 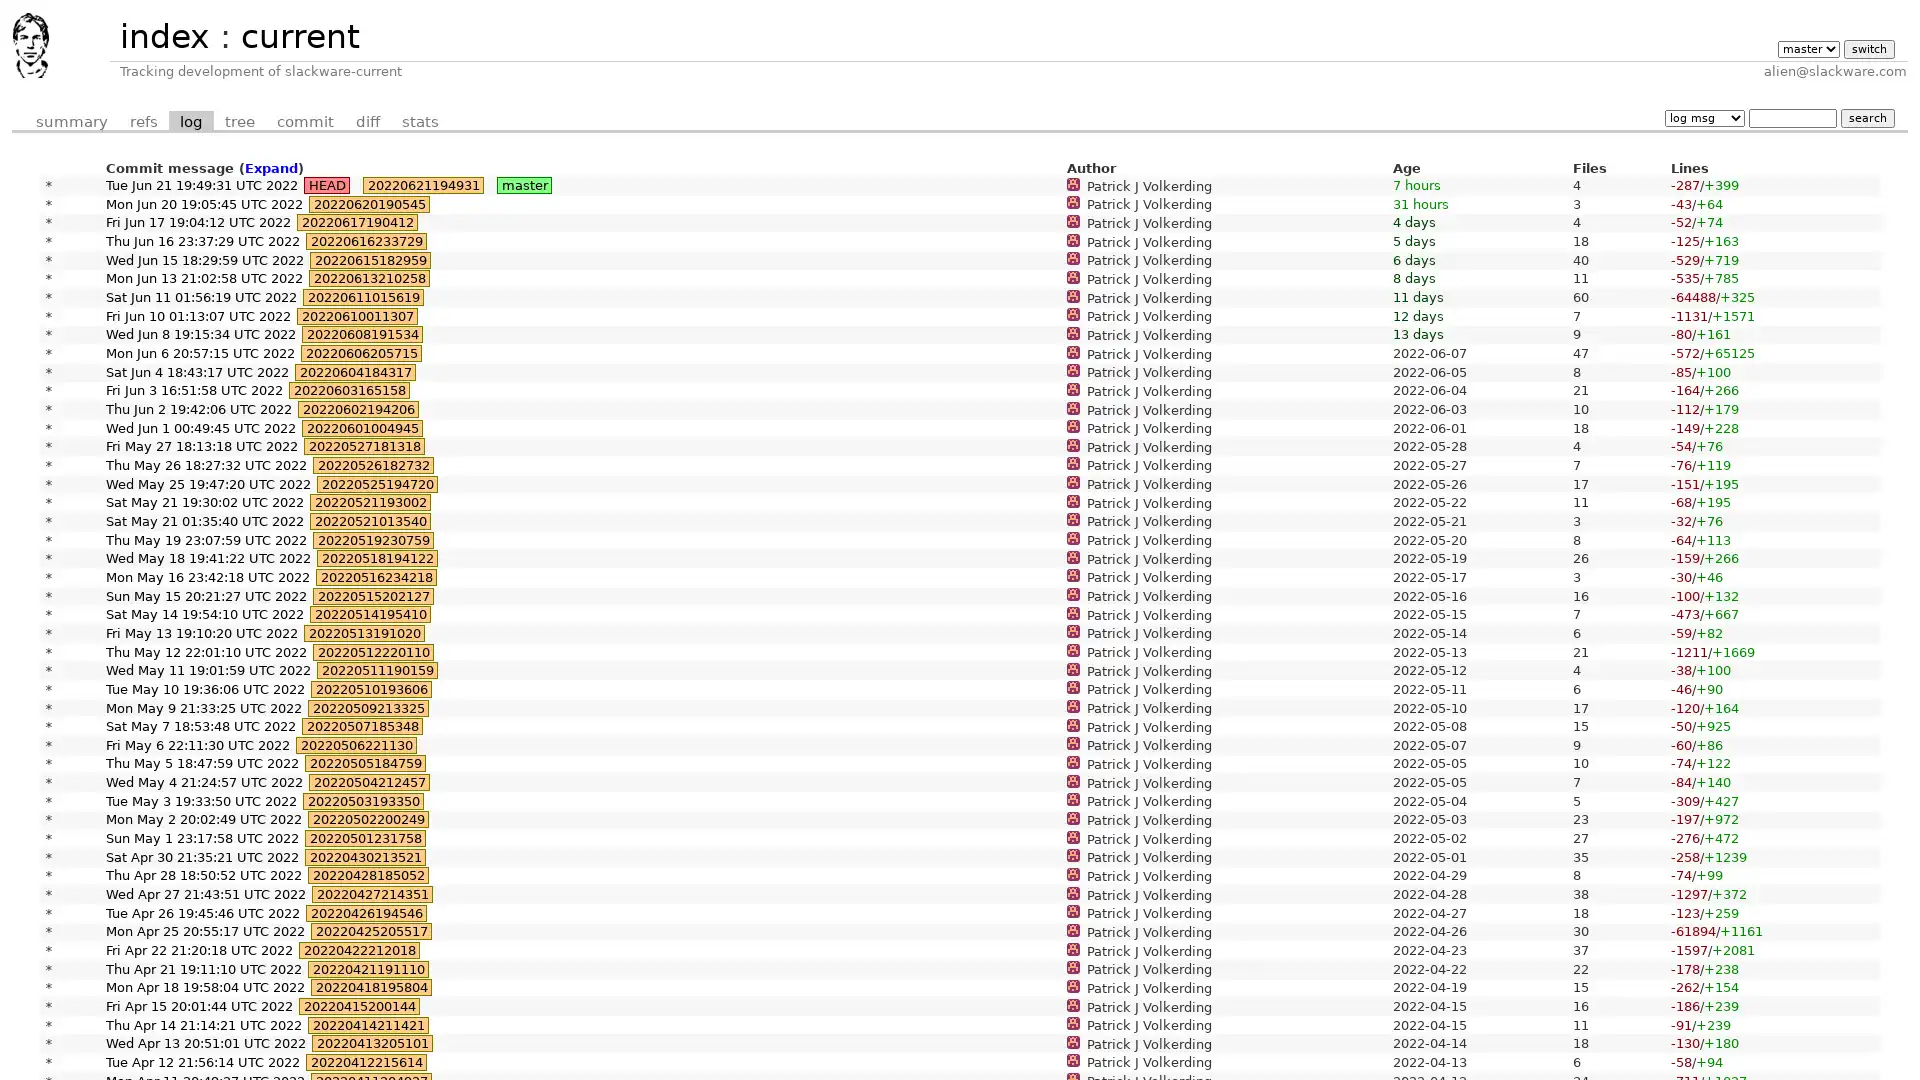 What do you see at coordinates (1866, 117) in the screenshot?
I see `search` at bounding box center [1866, 117].